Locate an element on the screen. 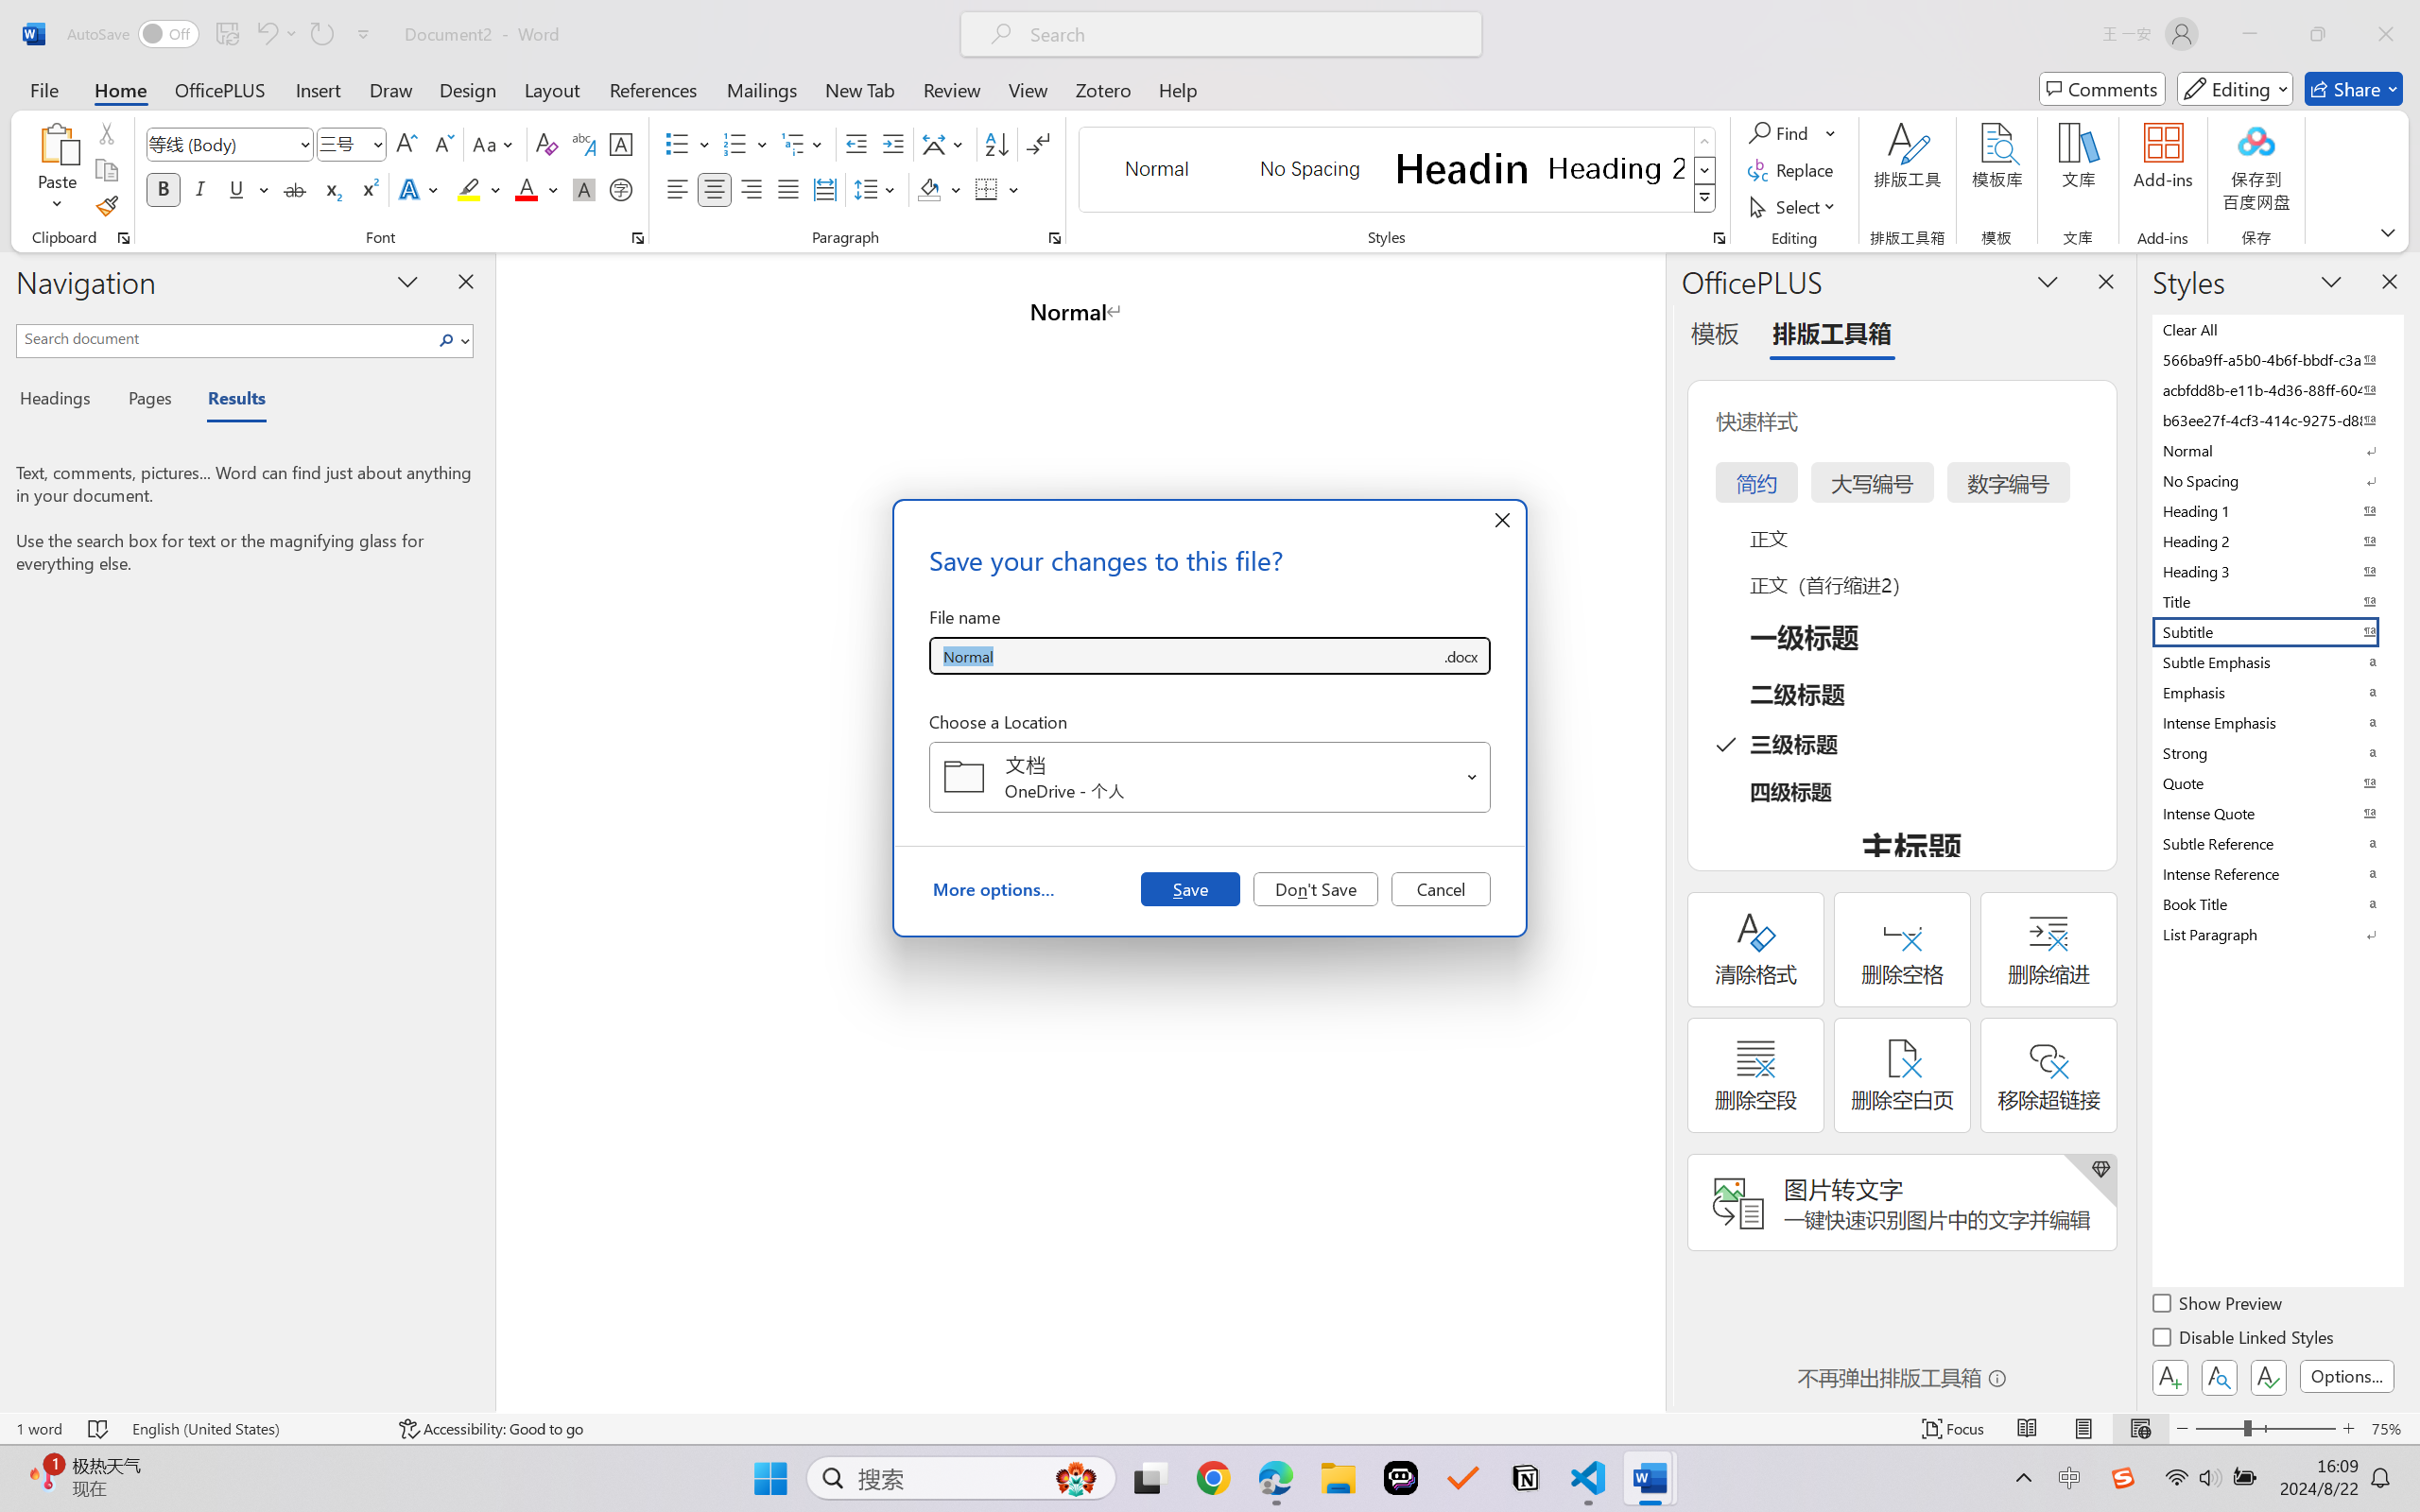 The image size is (2420, 1512). 'b63ee27f-4cf3-414c-9275-d88e3f90795e' is located at coordinates (2275, 419).